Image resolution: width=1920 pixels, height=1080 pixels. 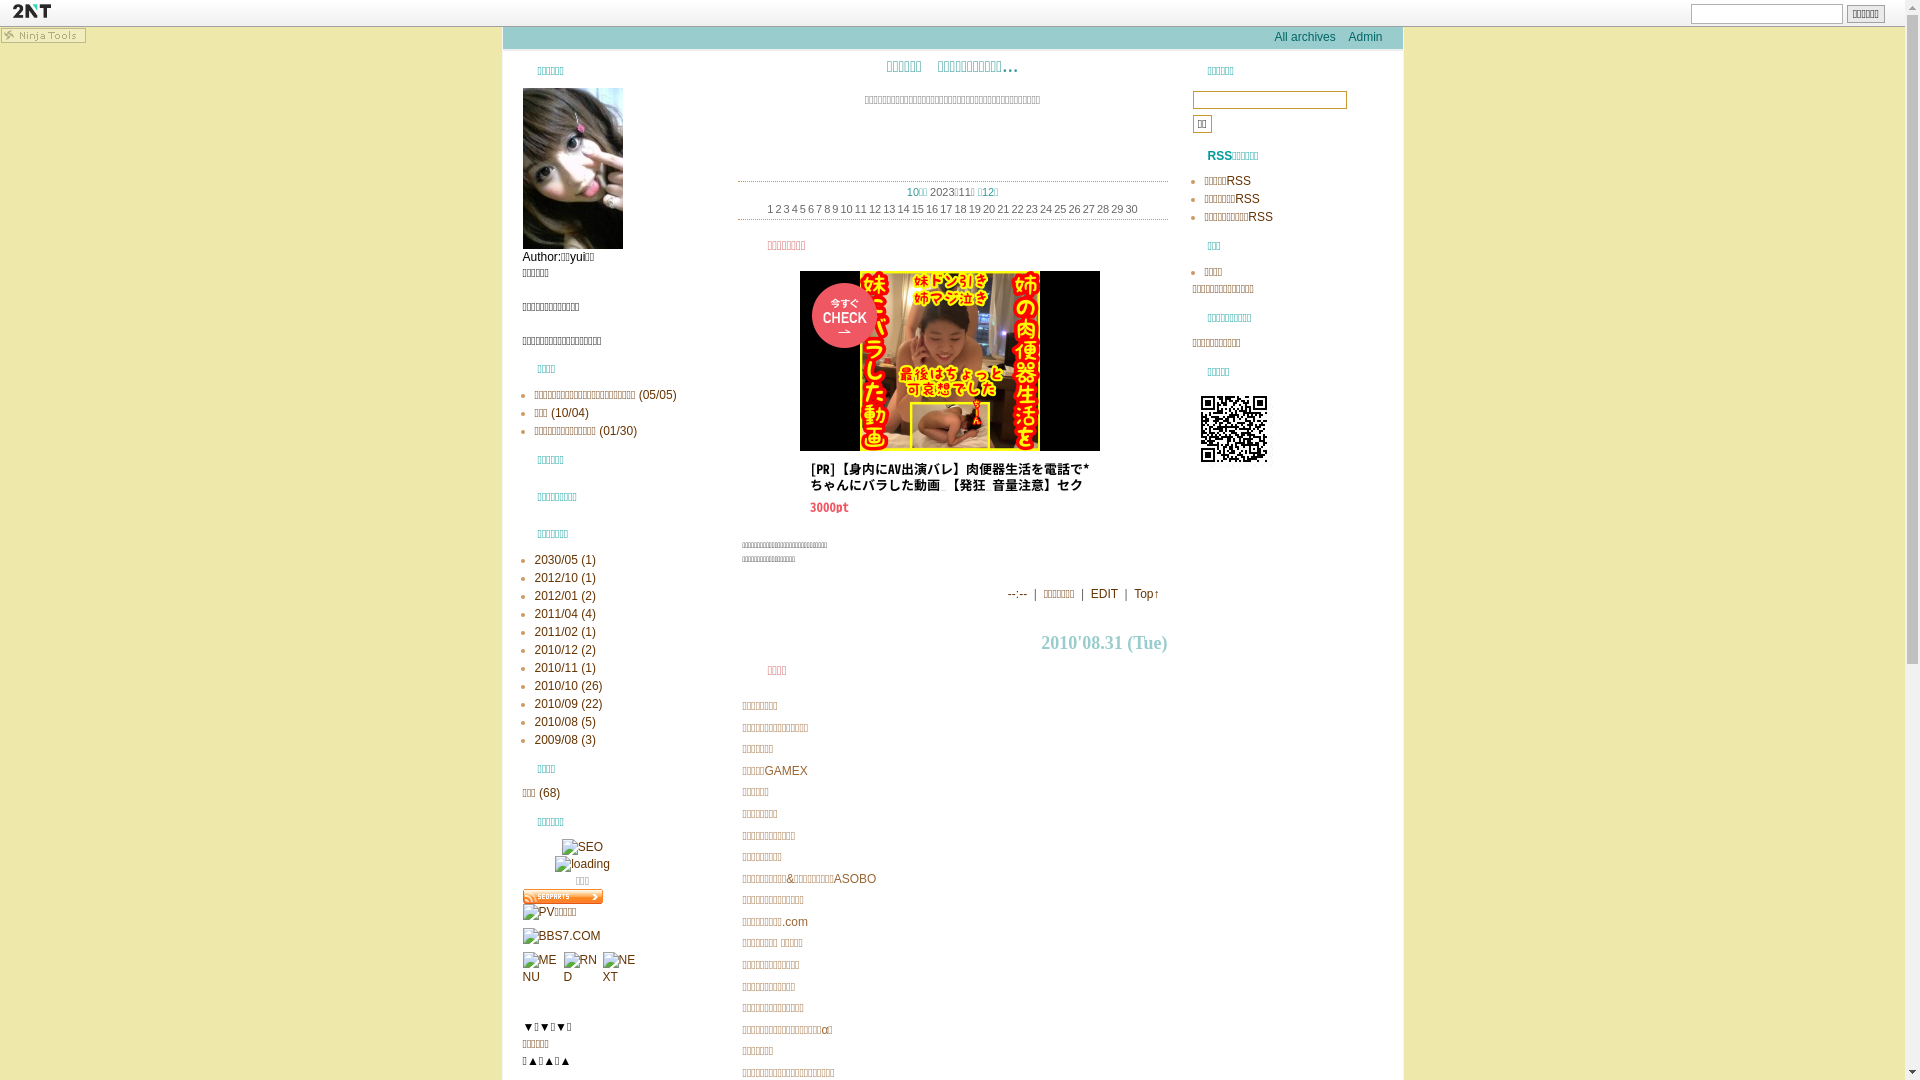 I want to click on '2010/12 (2)', so click(x=563, y=650).